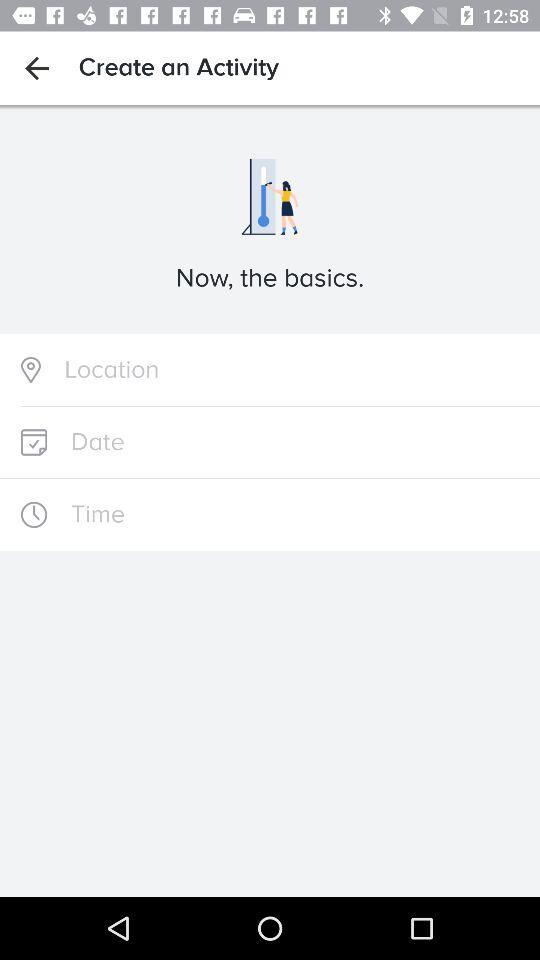 The height and width of the screenshot is (960, 540). Describe the element at coordinates (270, 514) in the screenshot. I see `input field for time` at that location.